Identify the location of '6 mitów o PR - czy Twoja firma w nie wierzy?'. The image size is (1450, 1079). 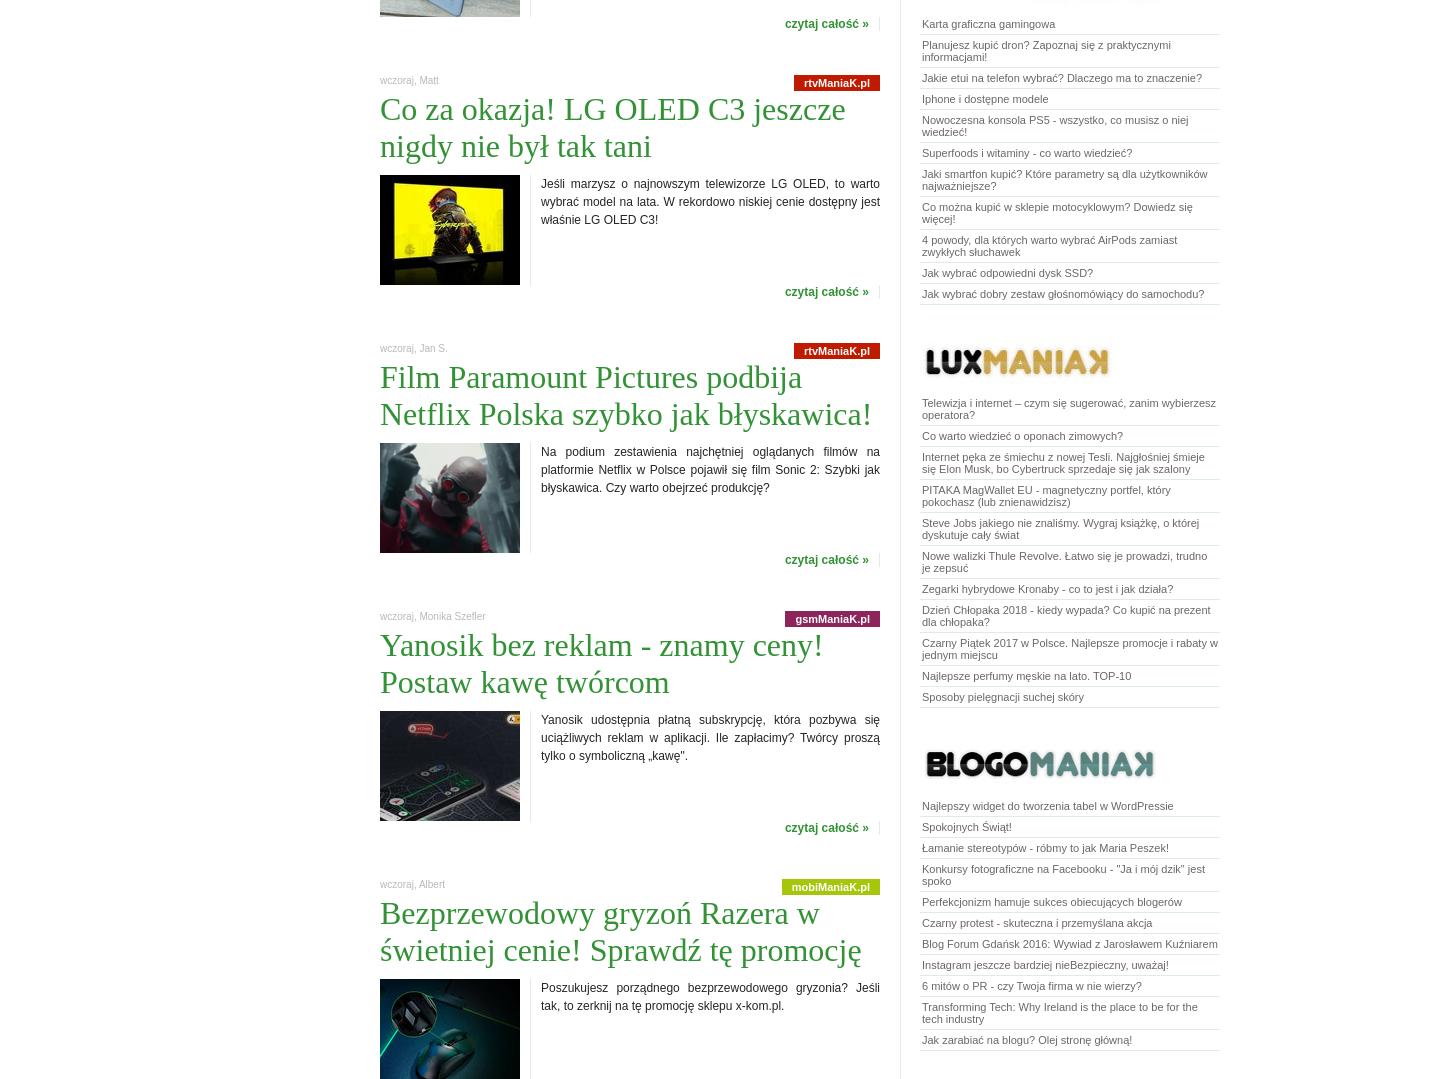
(1031, 984).